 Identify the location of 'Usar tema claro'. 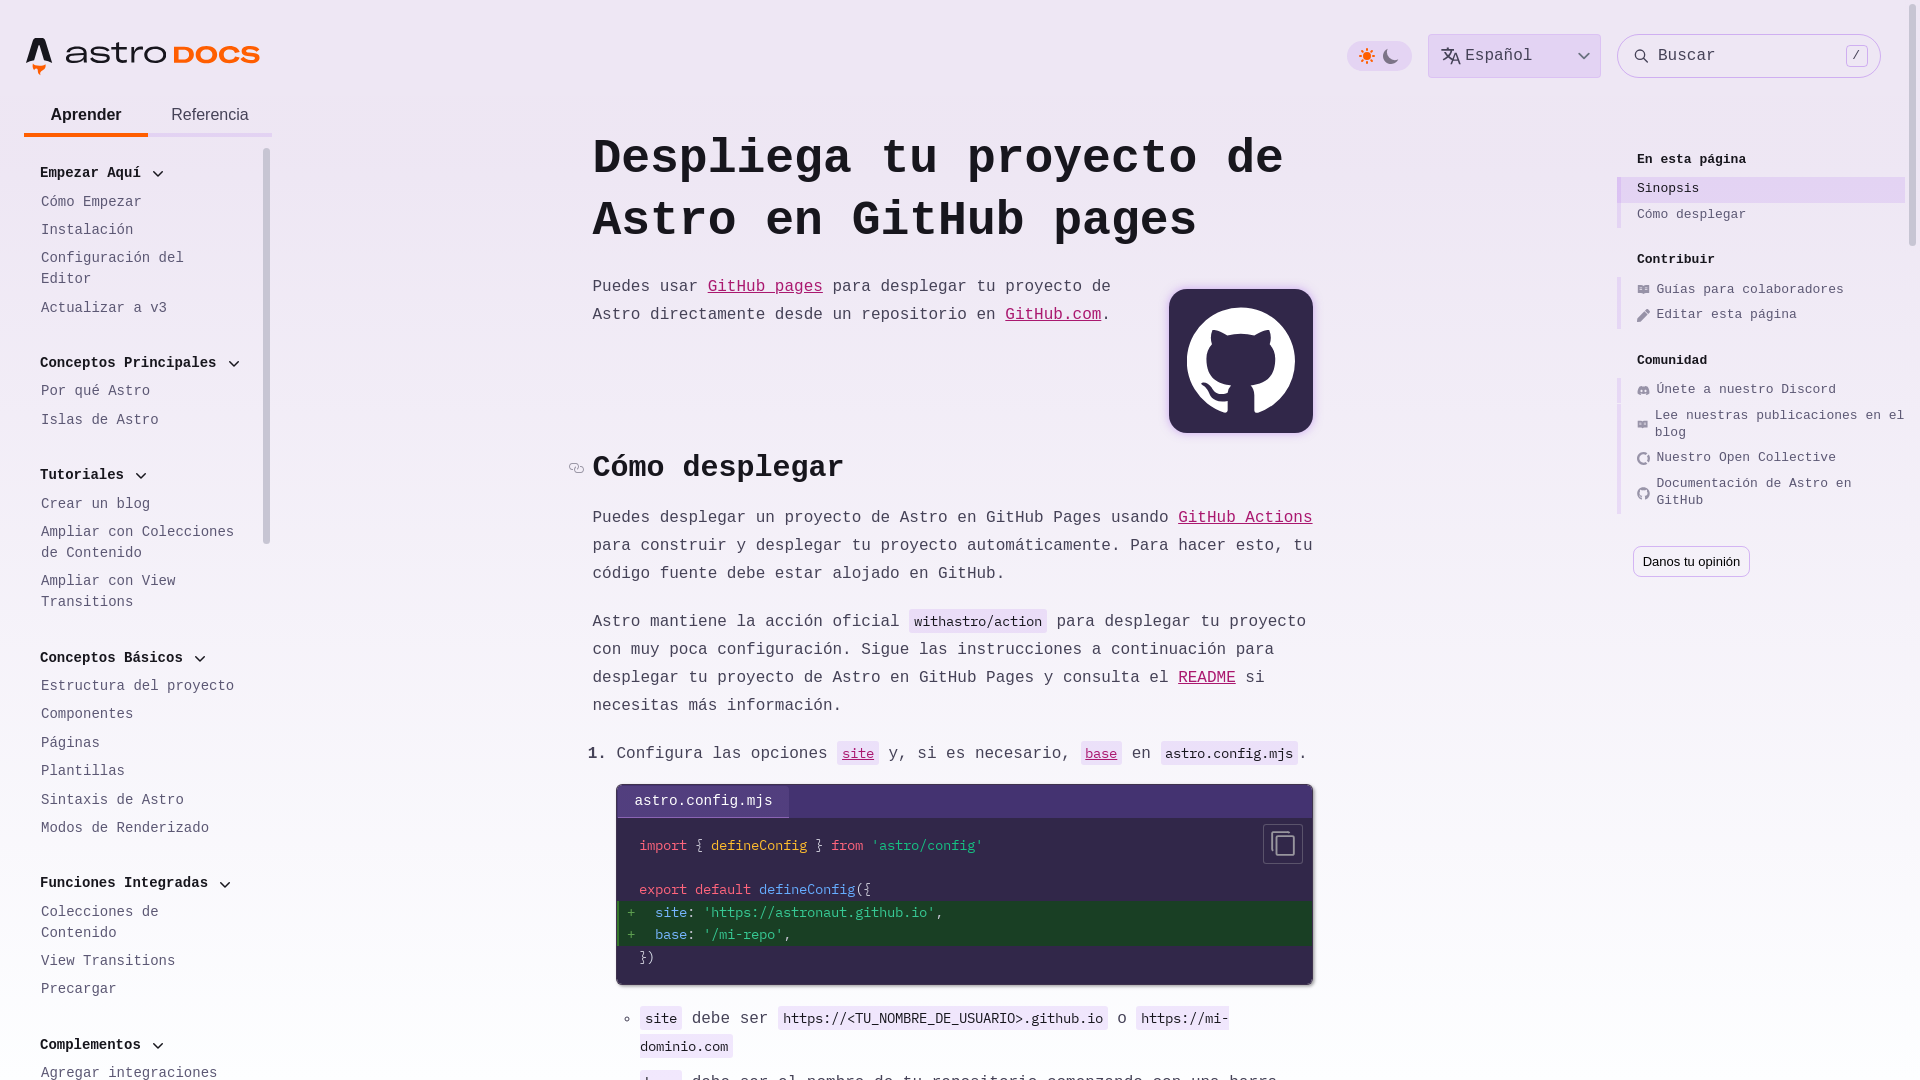
(1366, 55).